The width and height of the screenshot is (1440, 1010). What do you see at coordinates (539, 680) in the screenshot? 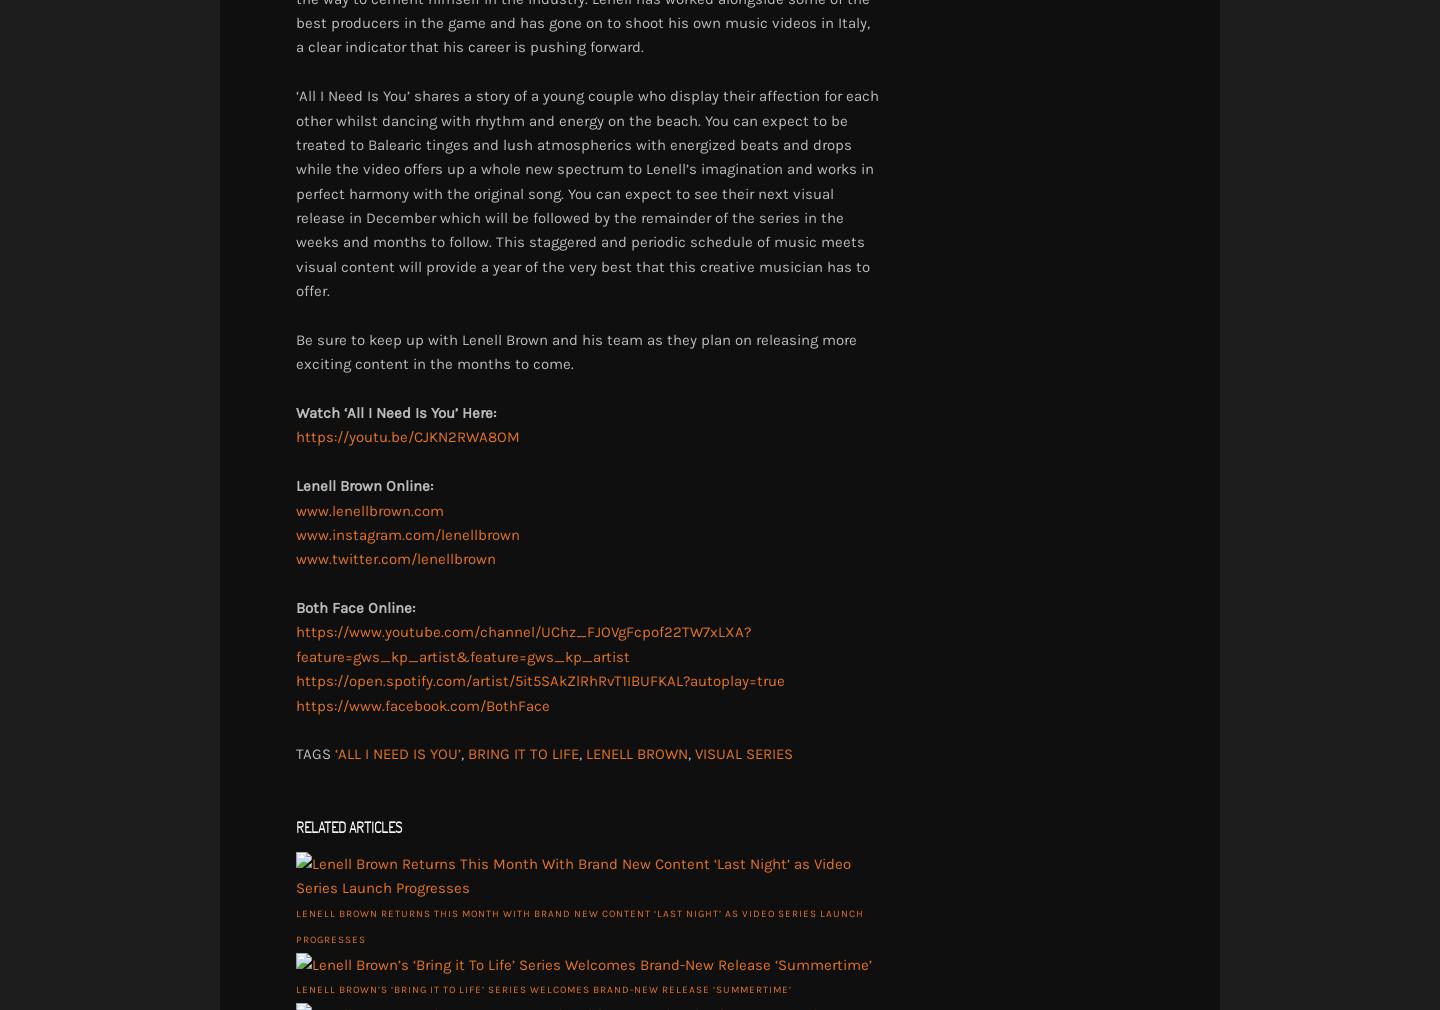
I see `'https://open.spotify.com/artist/5it5SAkZlRhRvT1IBUFKAL?autoplay=true'` at bounding box center [539, 680].